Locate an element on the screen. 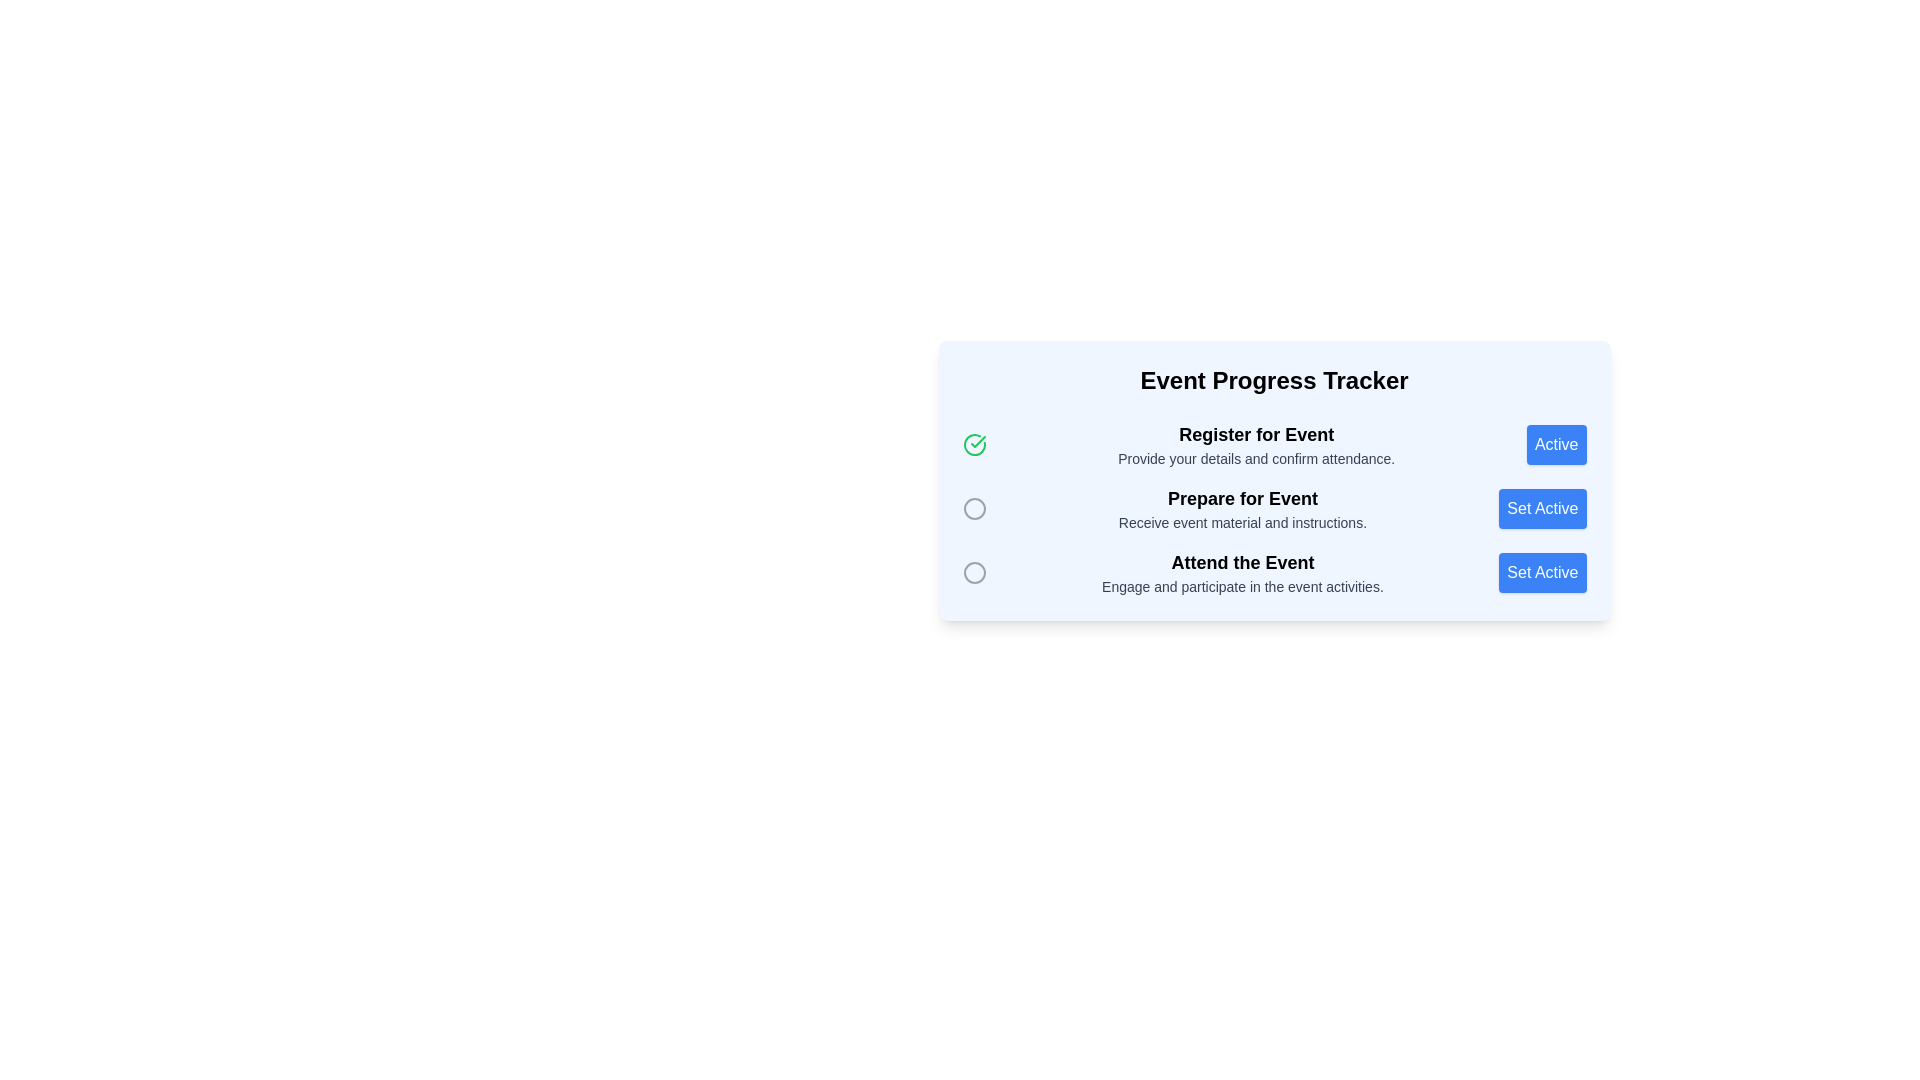 The height and width of the screenshot is (1080, 1920). the first progress tracker step indicating registration status for the event is located at coordinates (1273, 443).